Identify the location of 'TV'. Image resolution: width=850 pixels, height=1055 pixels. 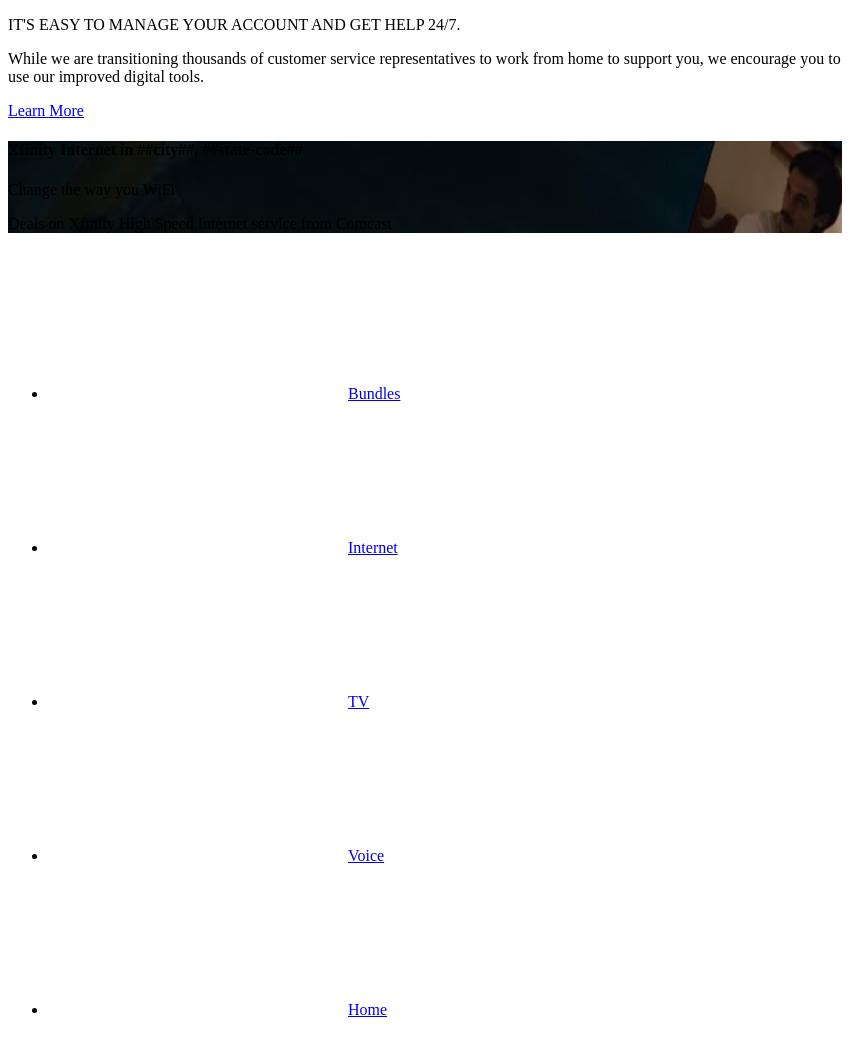
(357, 699).